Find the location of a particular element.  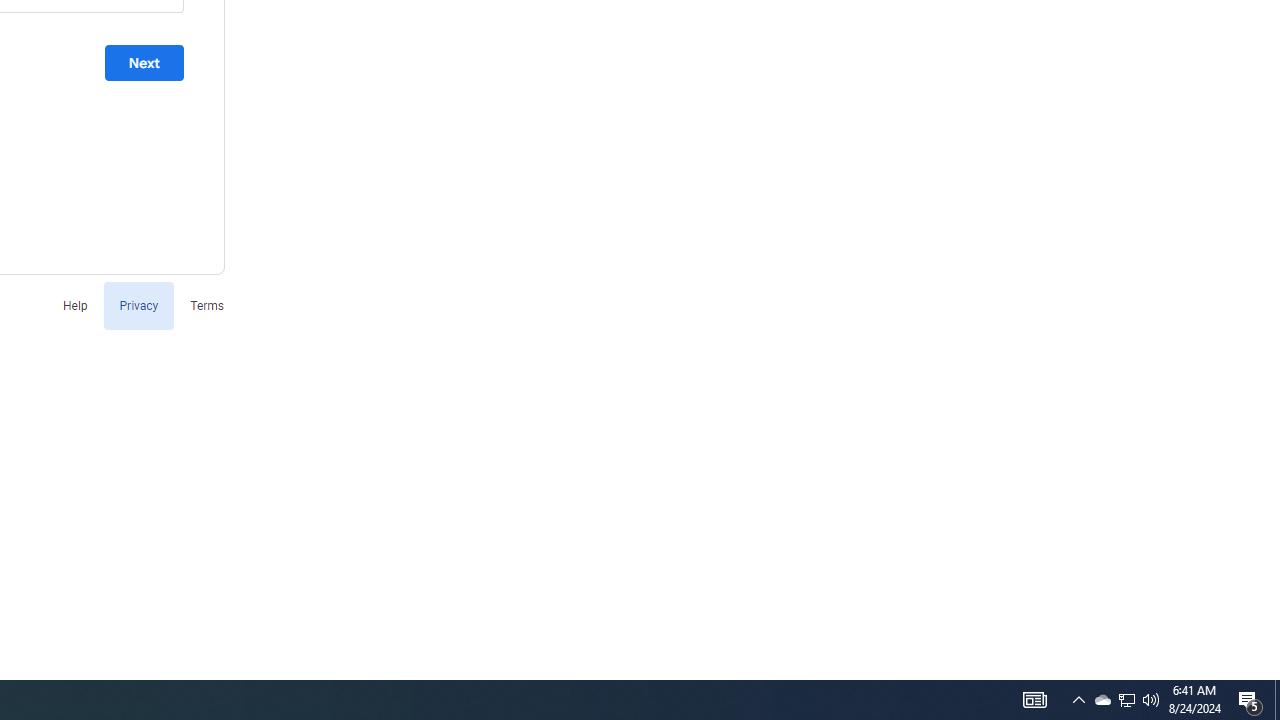

'Privacy' is located at coordinates (137, 305).